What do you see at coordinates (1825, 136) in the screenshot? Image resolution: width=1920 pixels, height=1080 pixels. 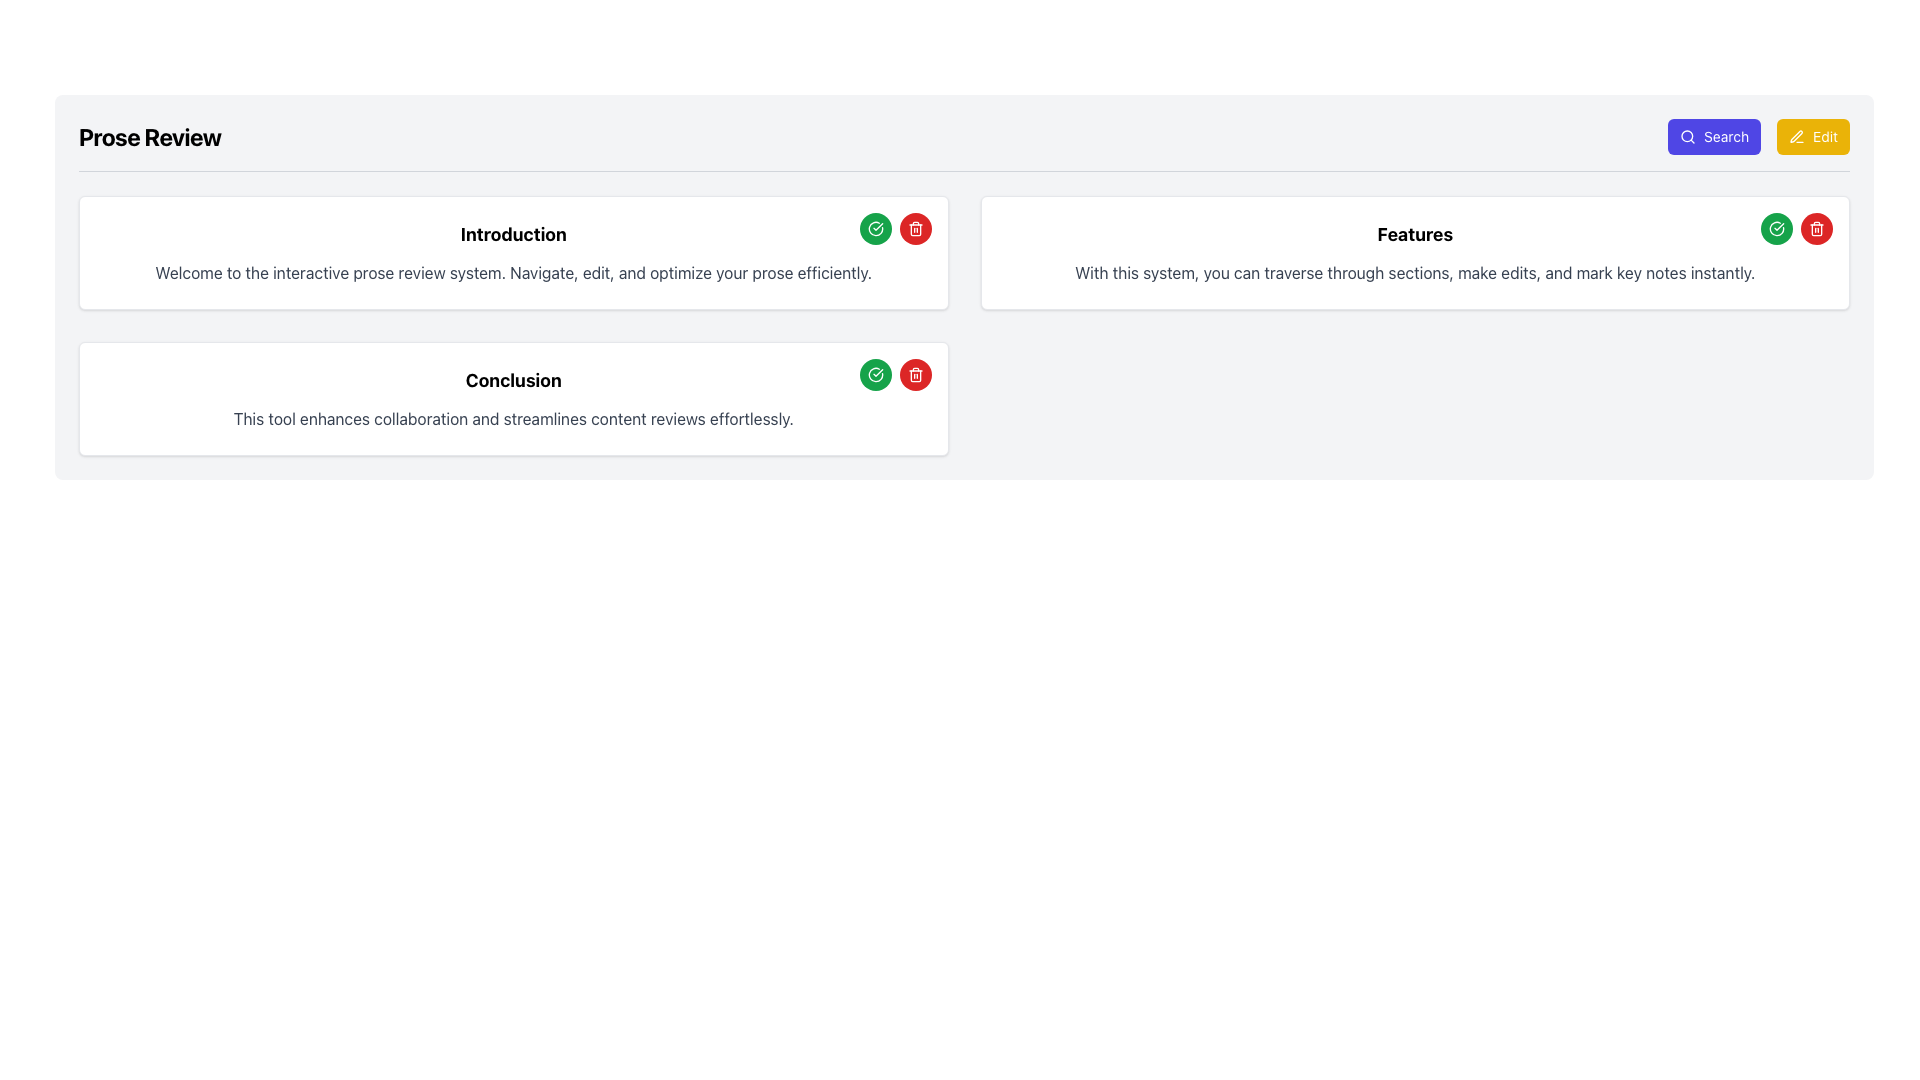 I see `the 'Edit' text label within the yellow button located in the top-right corner of the interface` at bounding box center [1825, 136].